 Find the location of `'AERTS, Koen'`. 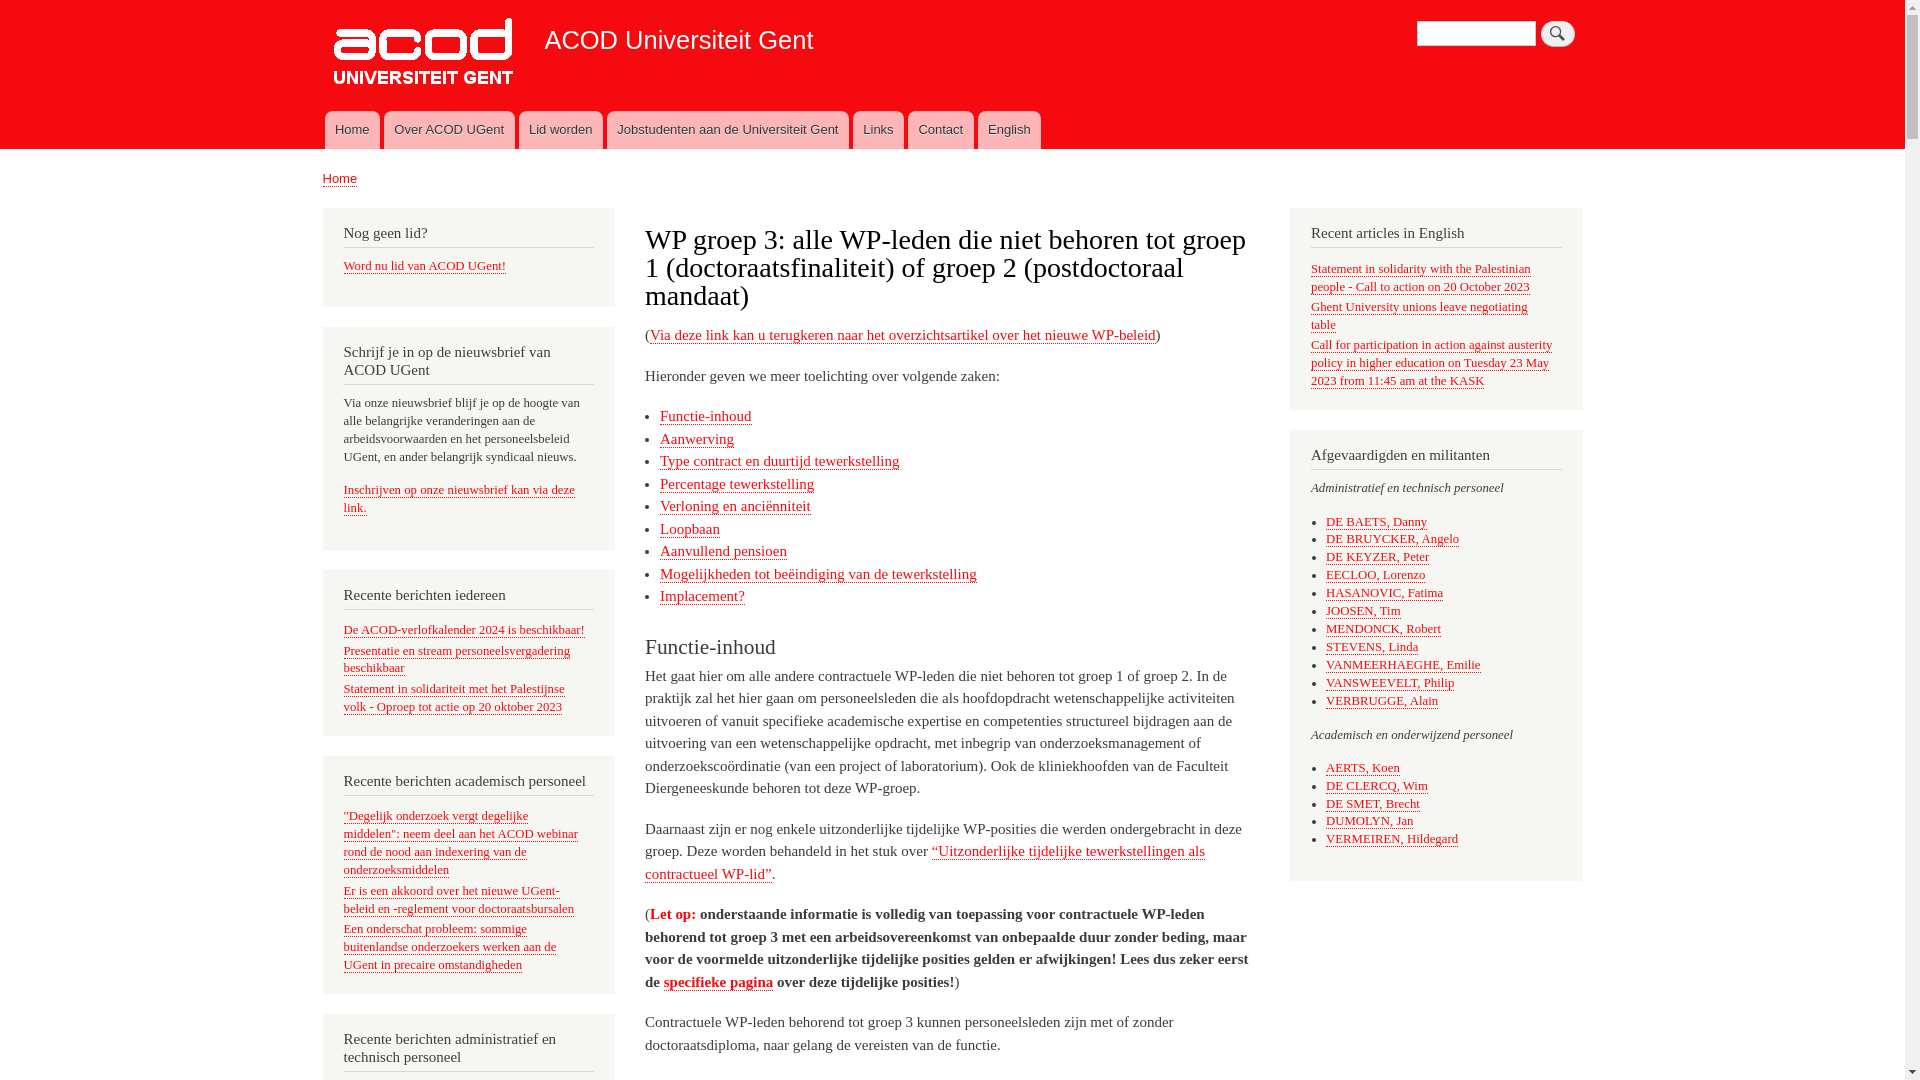

'AERTS, Koen' is located at coordinates (1362, 767).